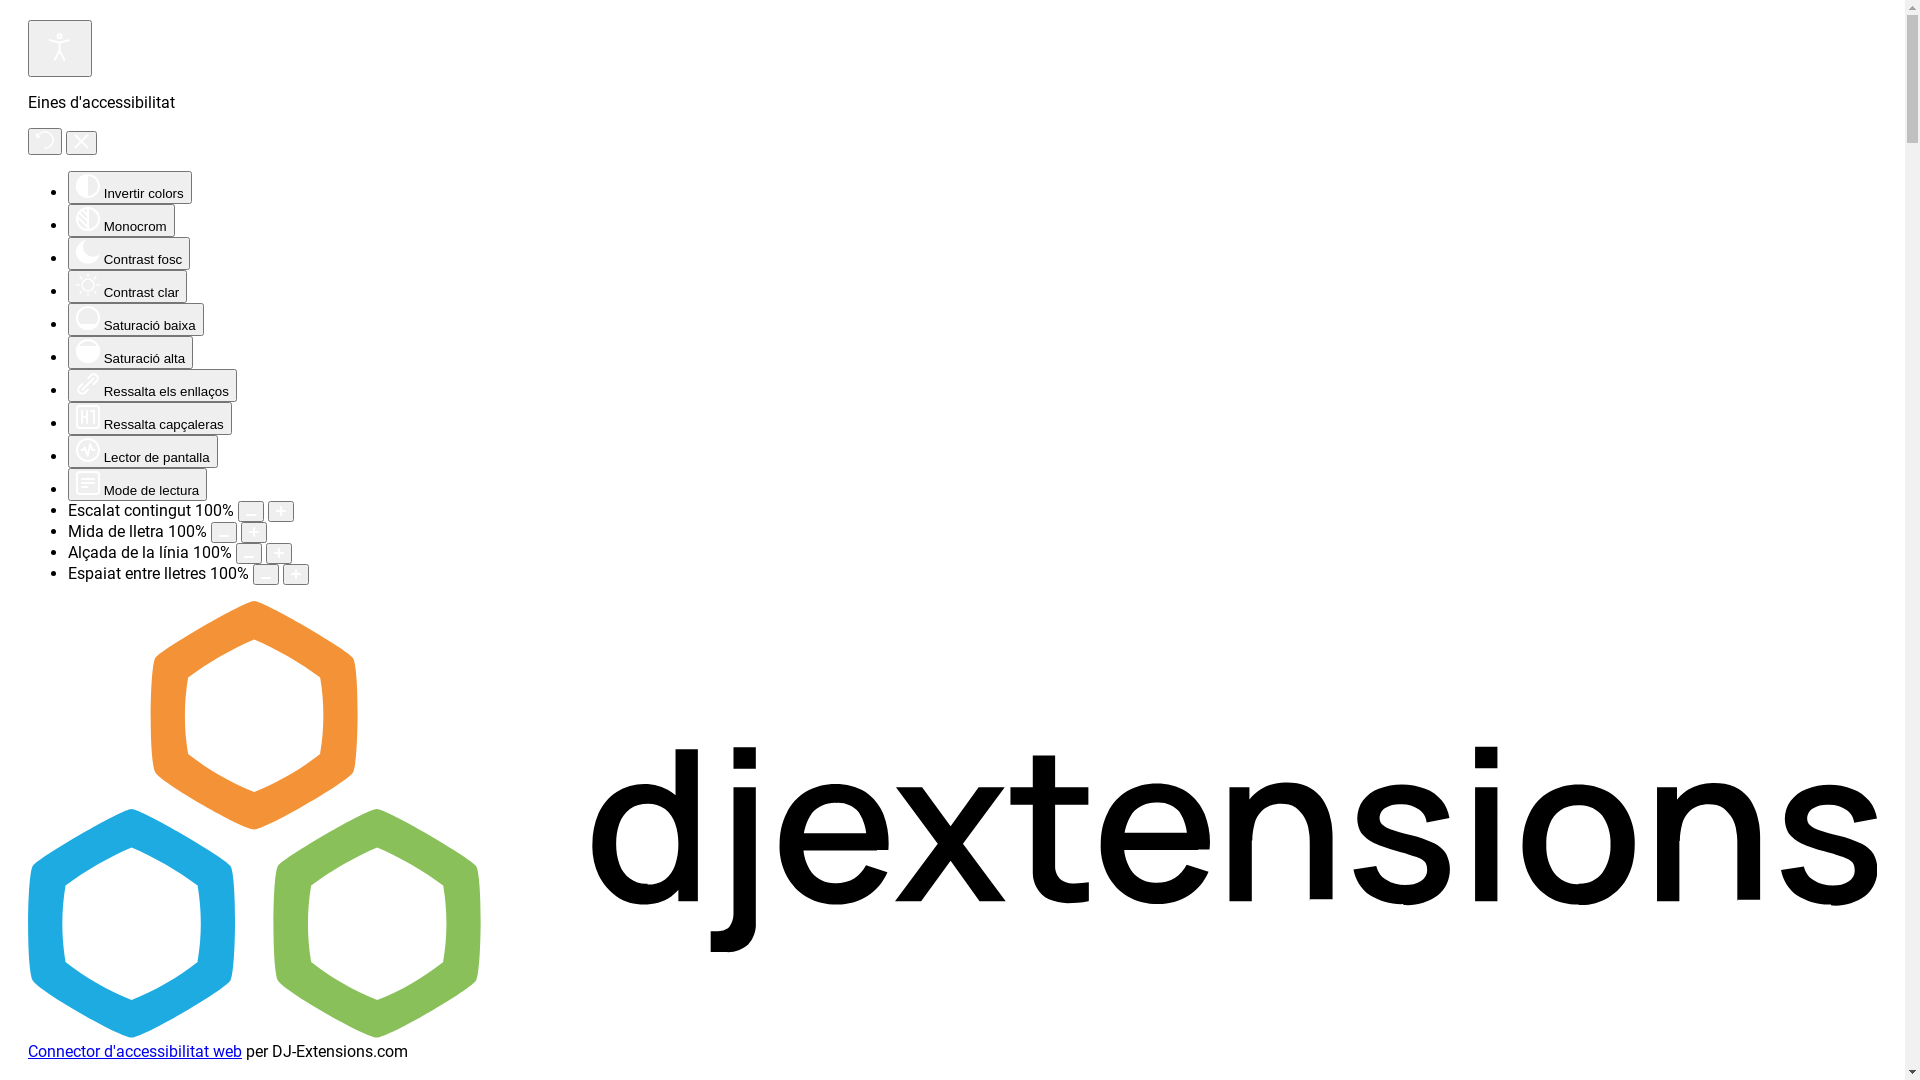 The width and height of the screenshot is (1920, 1080). Describe the element at coordinates (67, 252) in the screenshot. I see `'Contrast fosc'` at that location.